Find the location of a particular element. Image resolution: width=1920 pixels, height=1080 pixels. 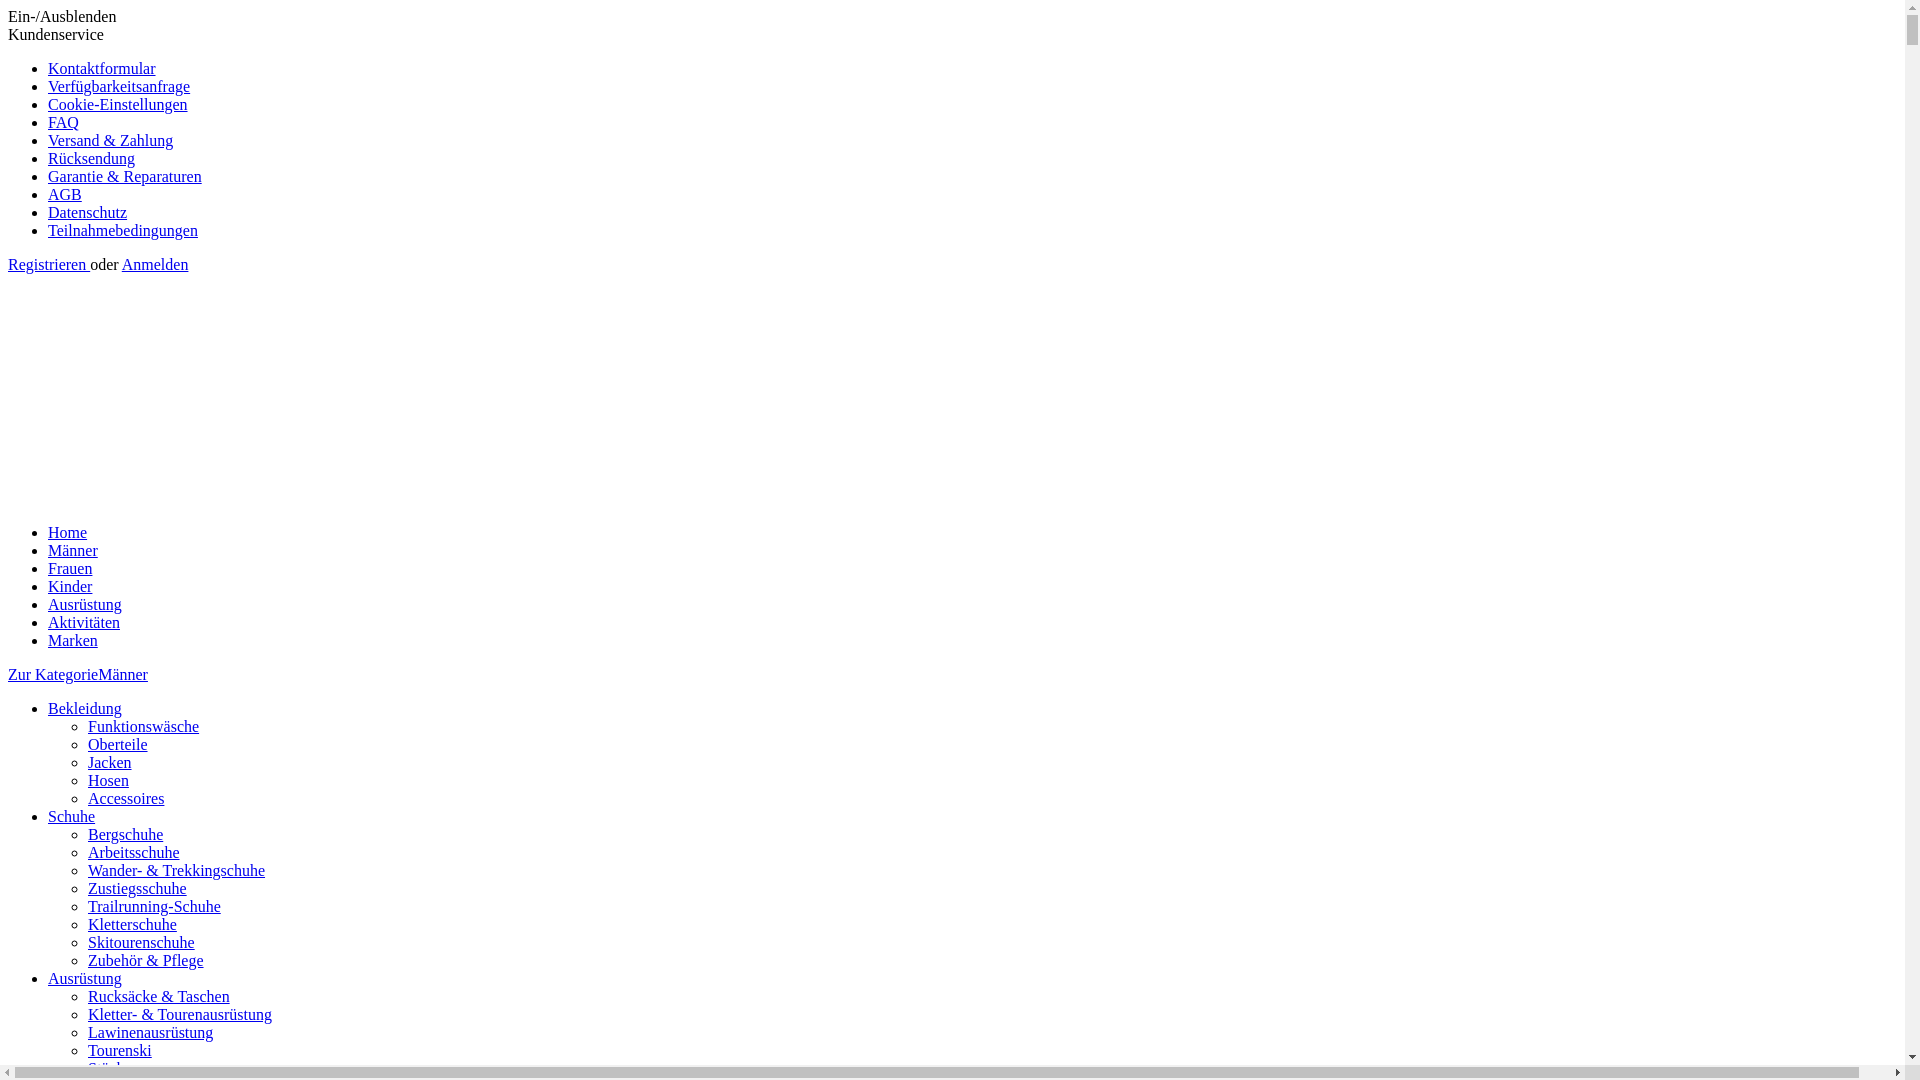

'Teilnahmebedingungen' is located at coordinates (122, 229).